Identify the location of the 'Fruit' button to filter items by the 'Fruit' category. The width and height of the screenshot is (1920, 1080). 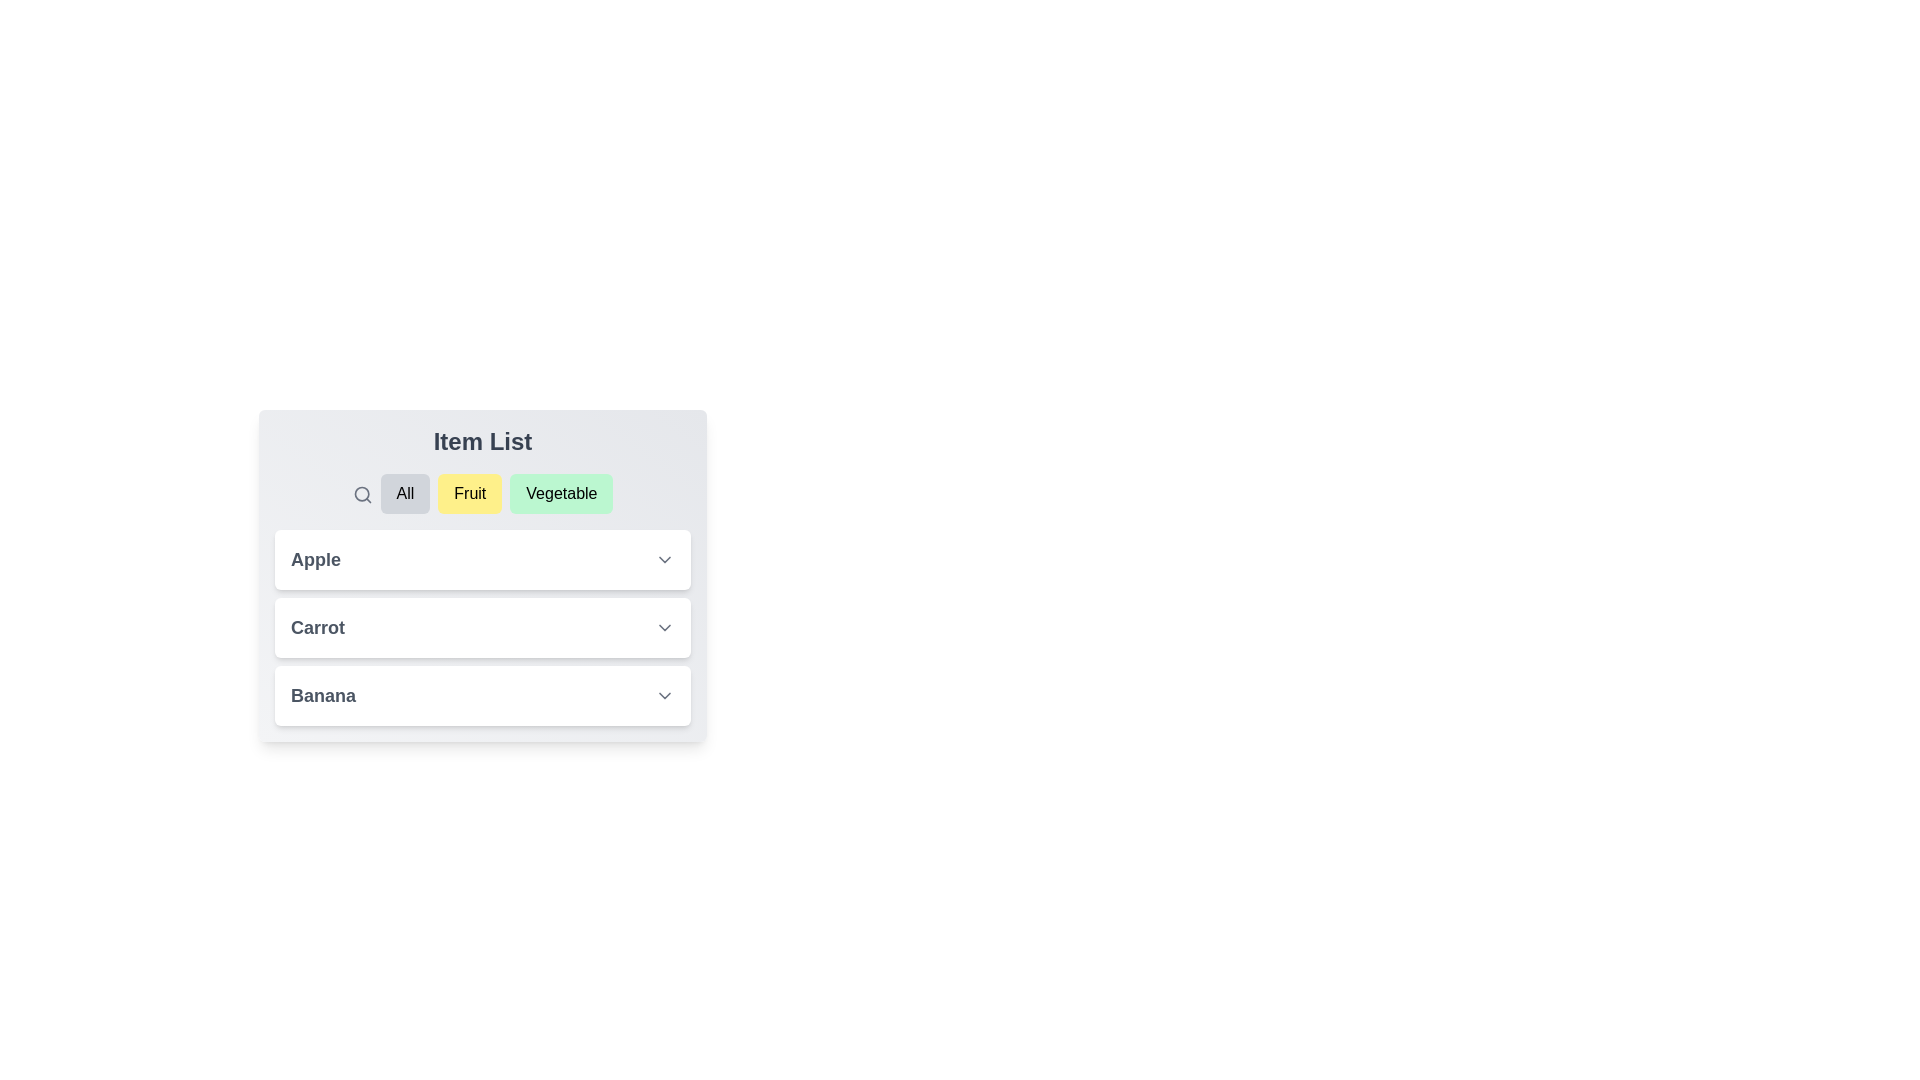
(469, 493).